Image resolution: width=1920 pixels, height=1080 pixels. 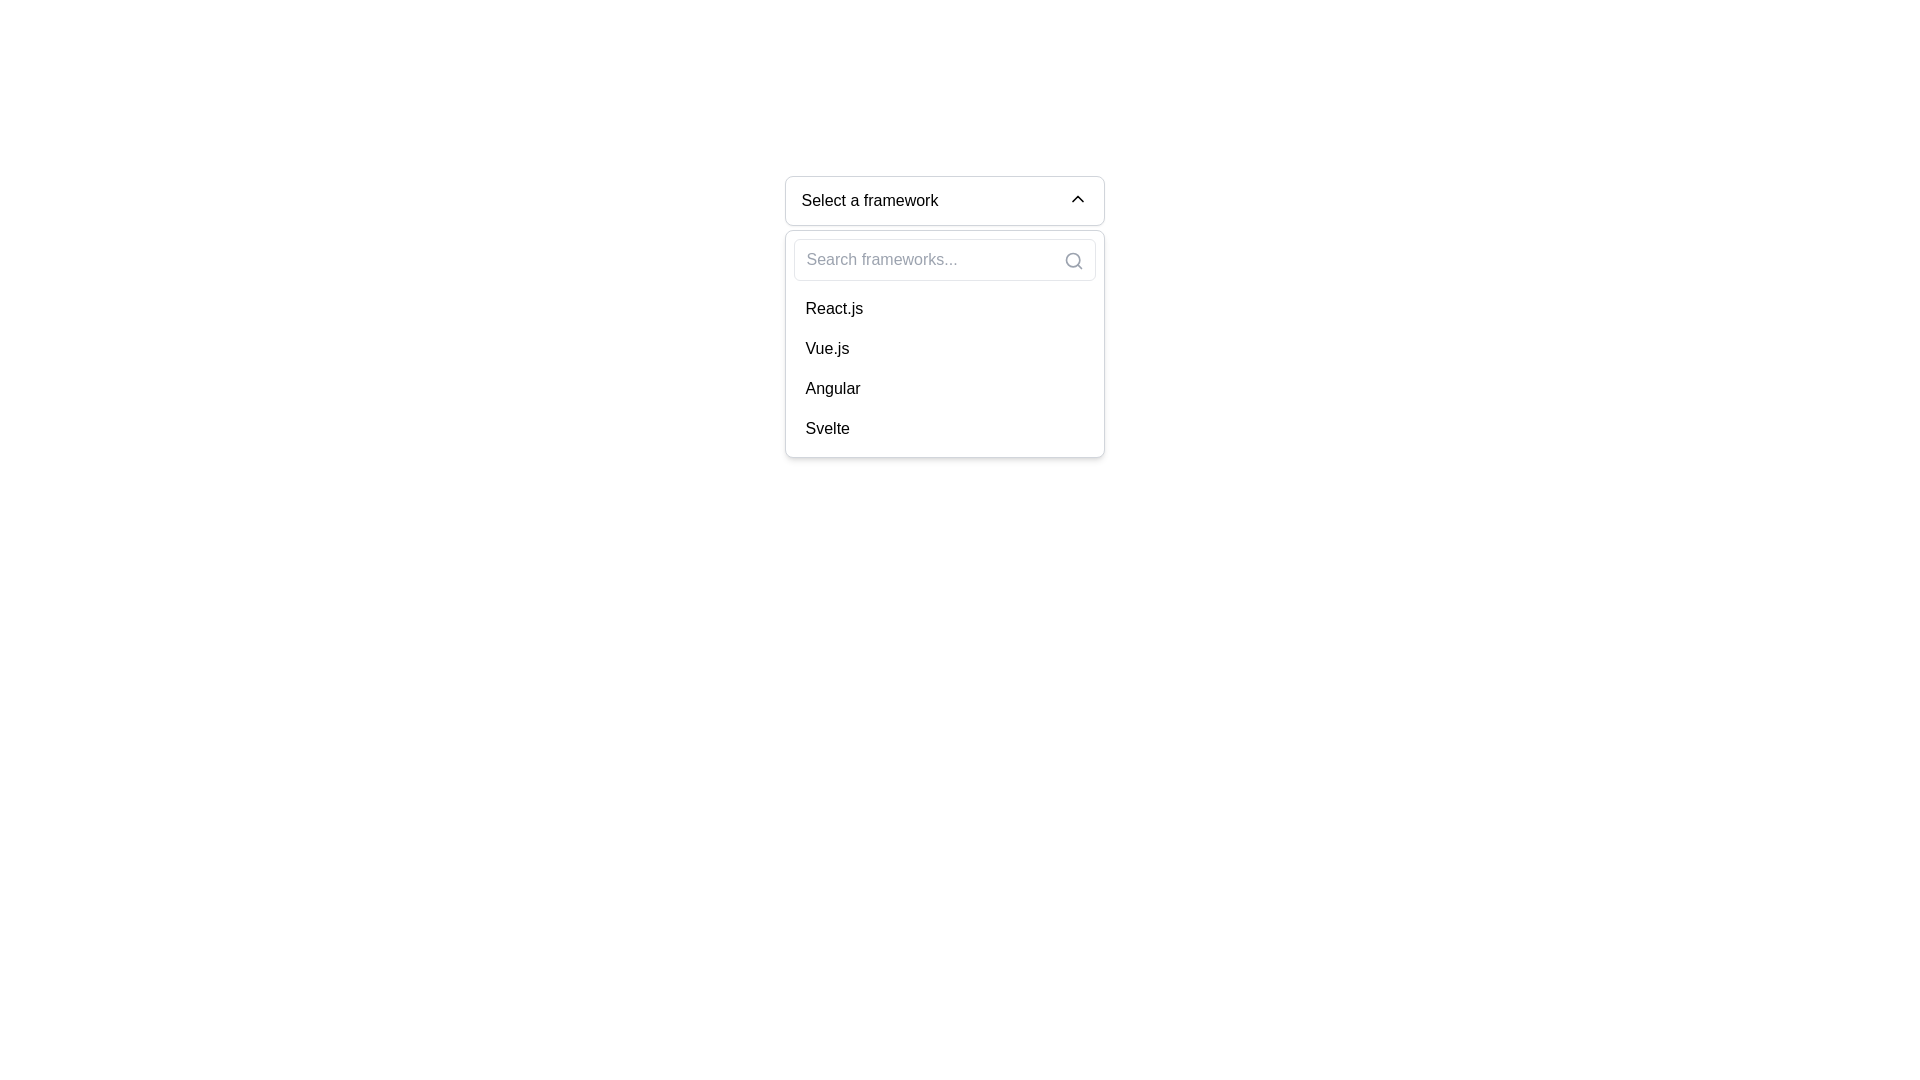 What do you see at coordinates (833, 389) in the screenshot?
I see `the 'Angular' list item, which is the third option in the dropdown under the 'Search frameworks...' input box` at bounding box center [833, 389].